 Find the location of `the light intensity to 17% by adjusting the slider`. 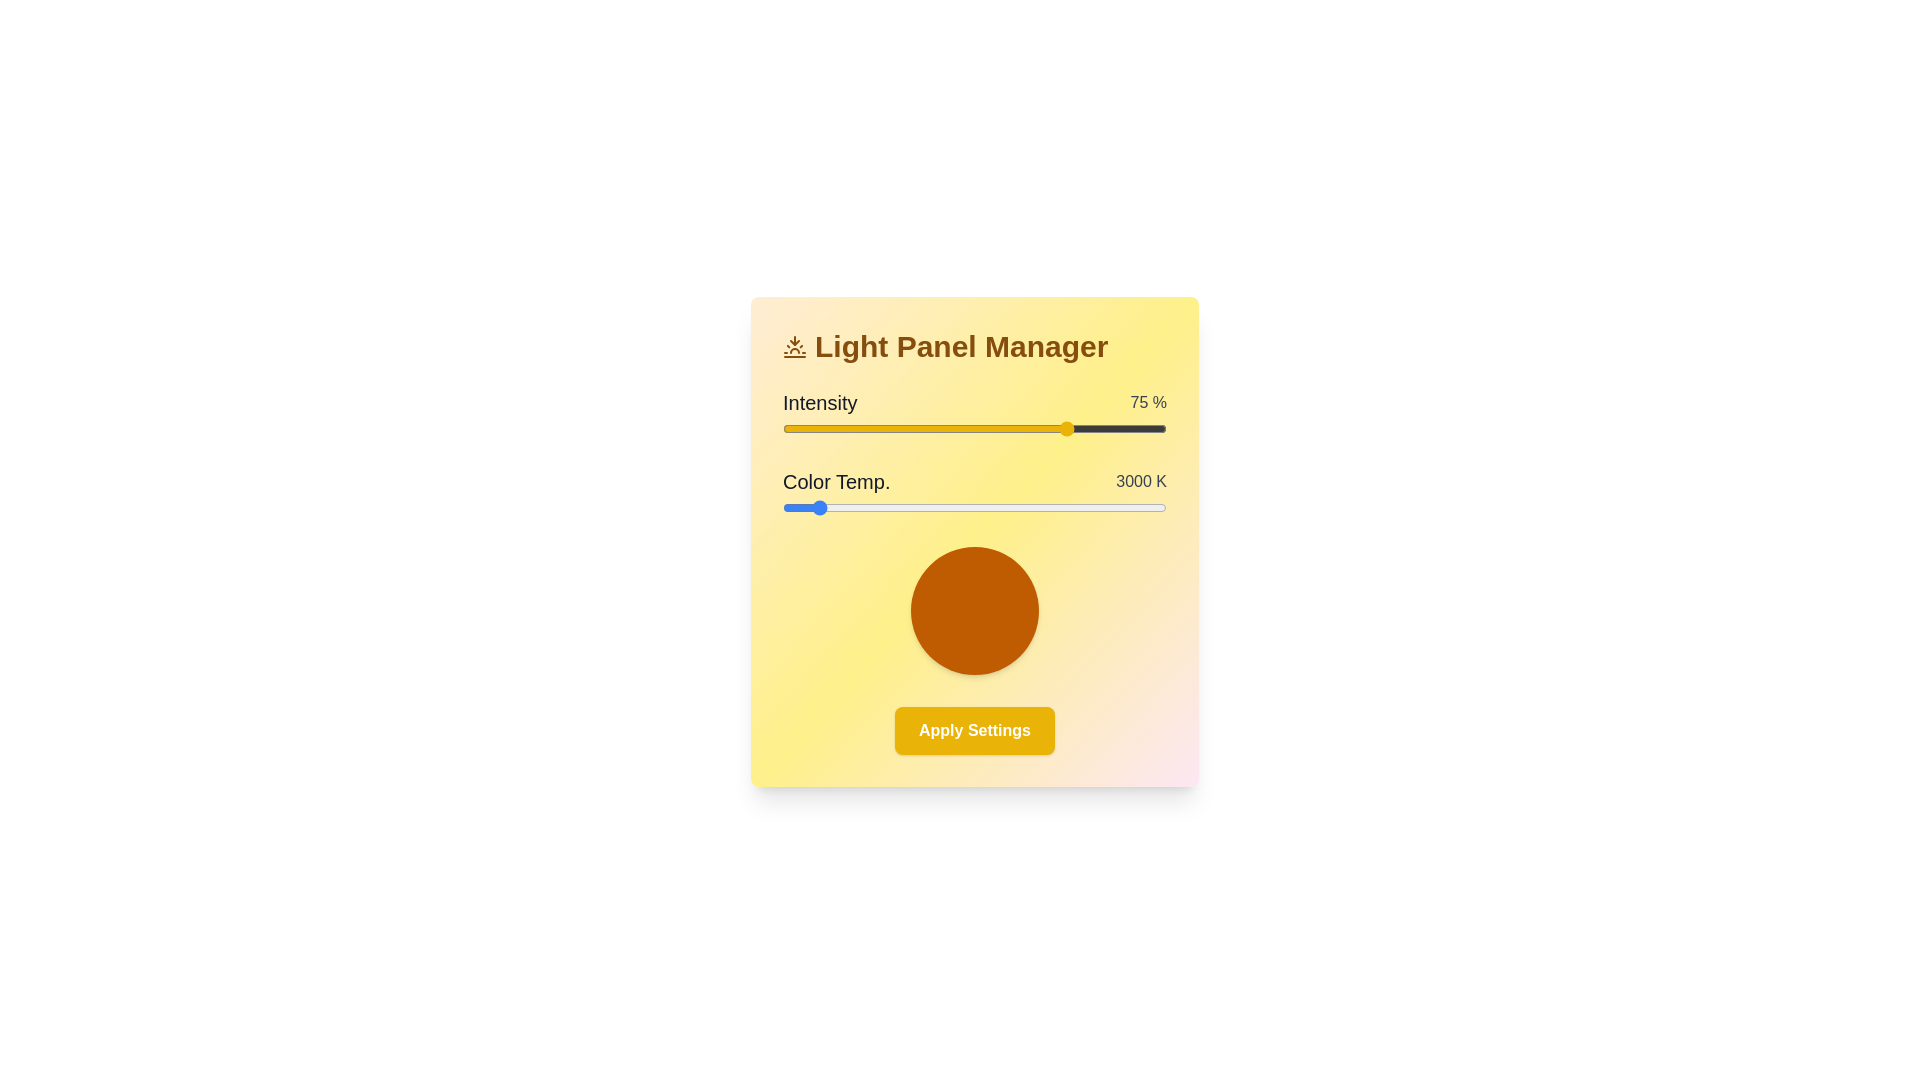

the light intensity to 17% by adjusting the slider is located at coordinates (848, 427).